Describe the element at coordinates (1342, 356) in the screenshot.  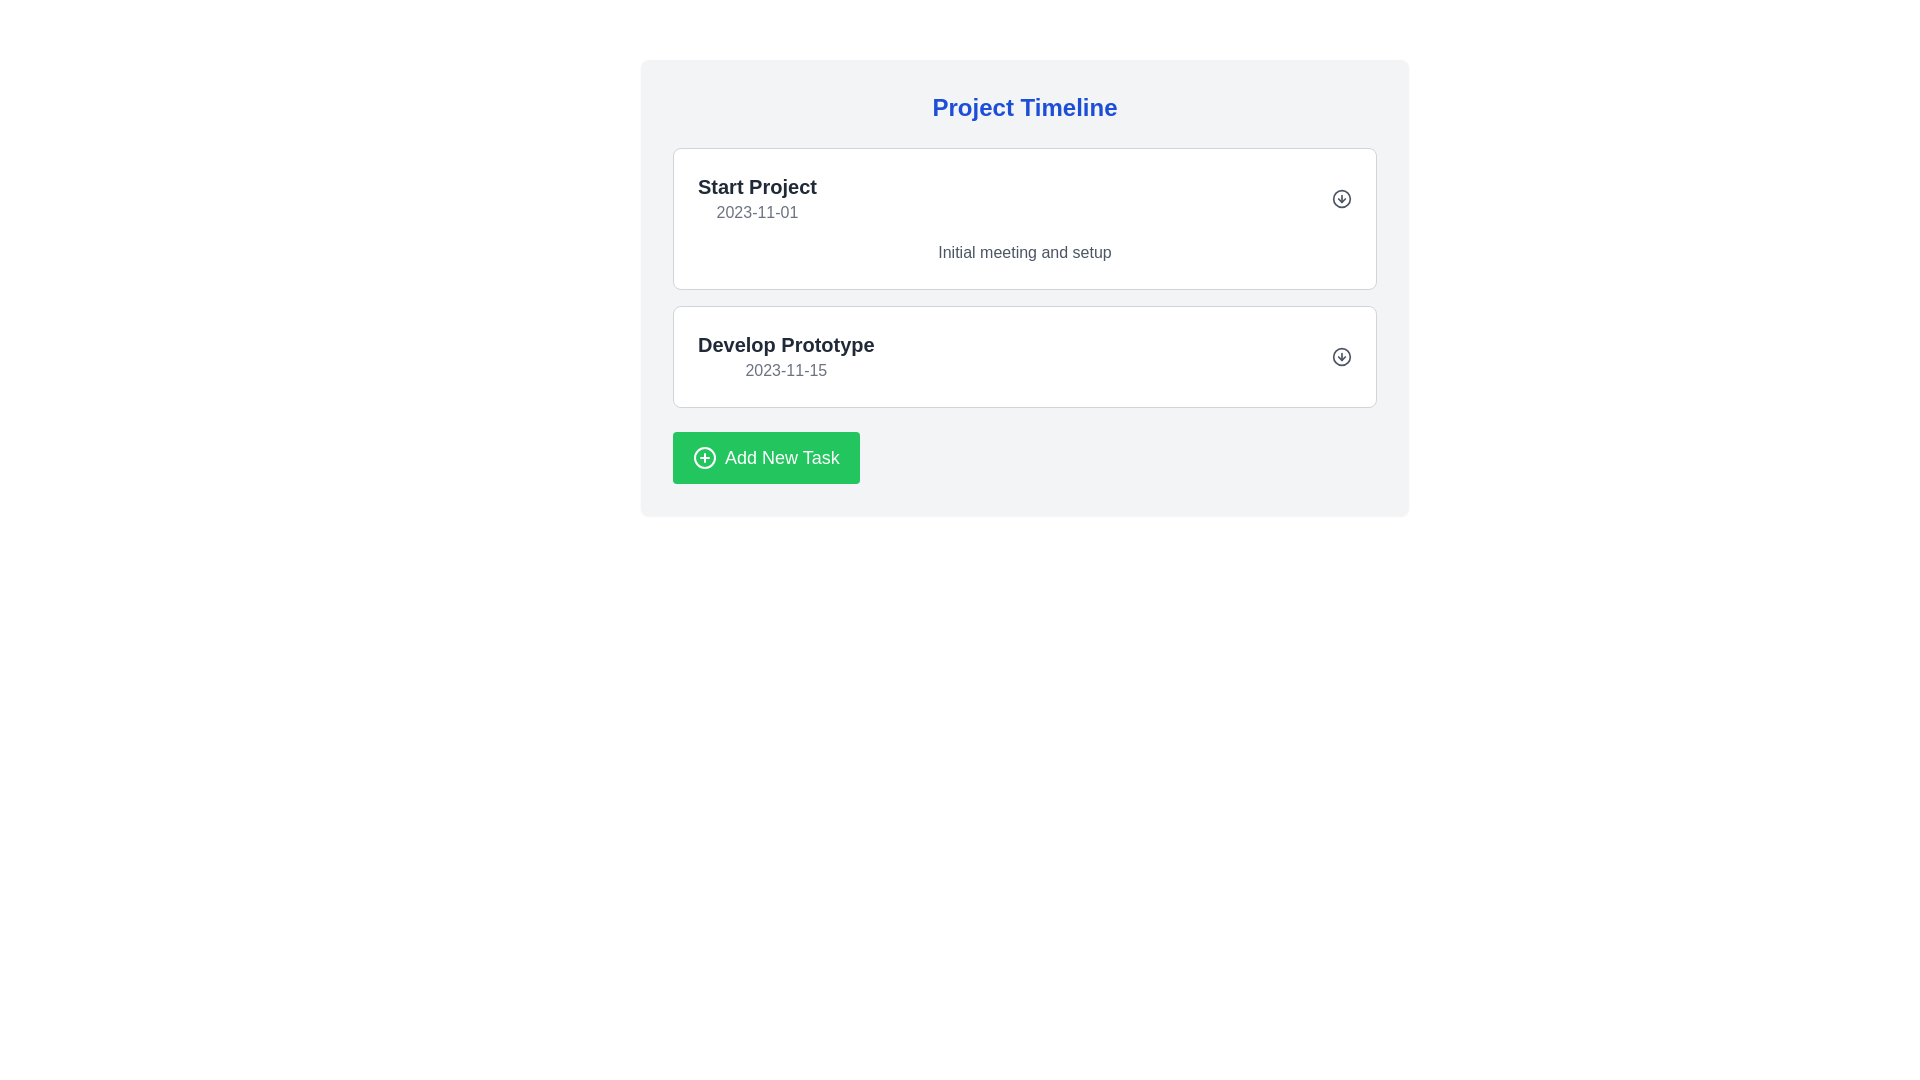
I see `the interactive icon button resembling a circular arrow pointing downward, located to the right of the 'Develop Prototype' task line near the timestamp '2023-11-15'` at that location.